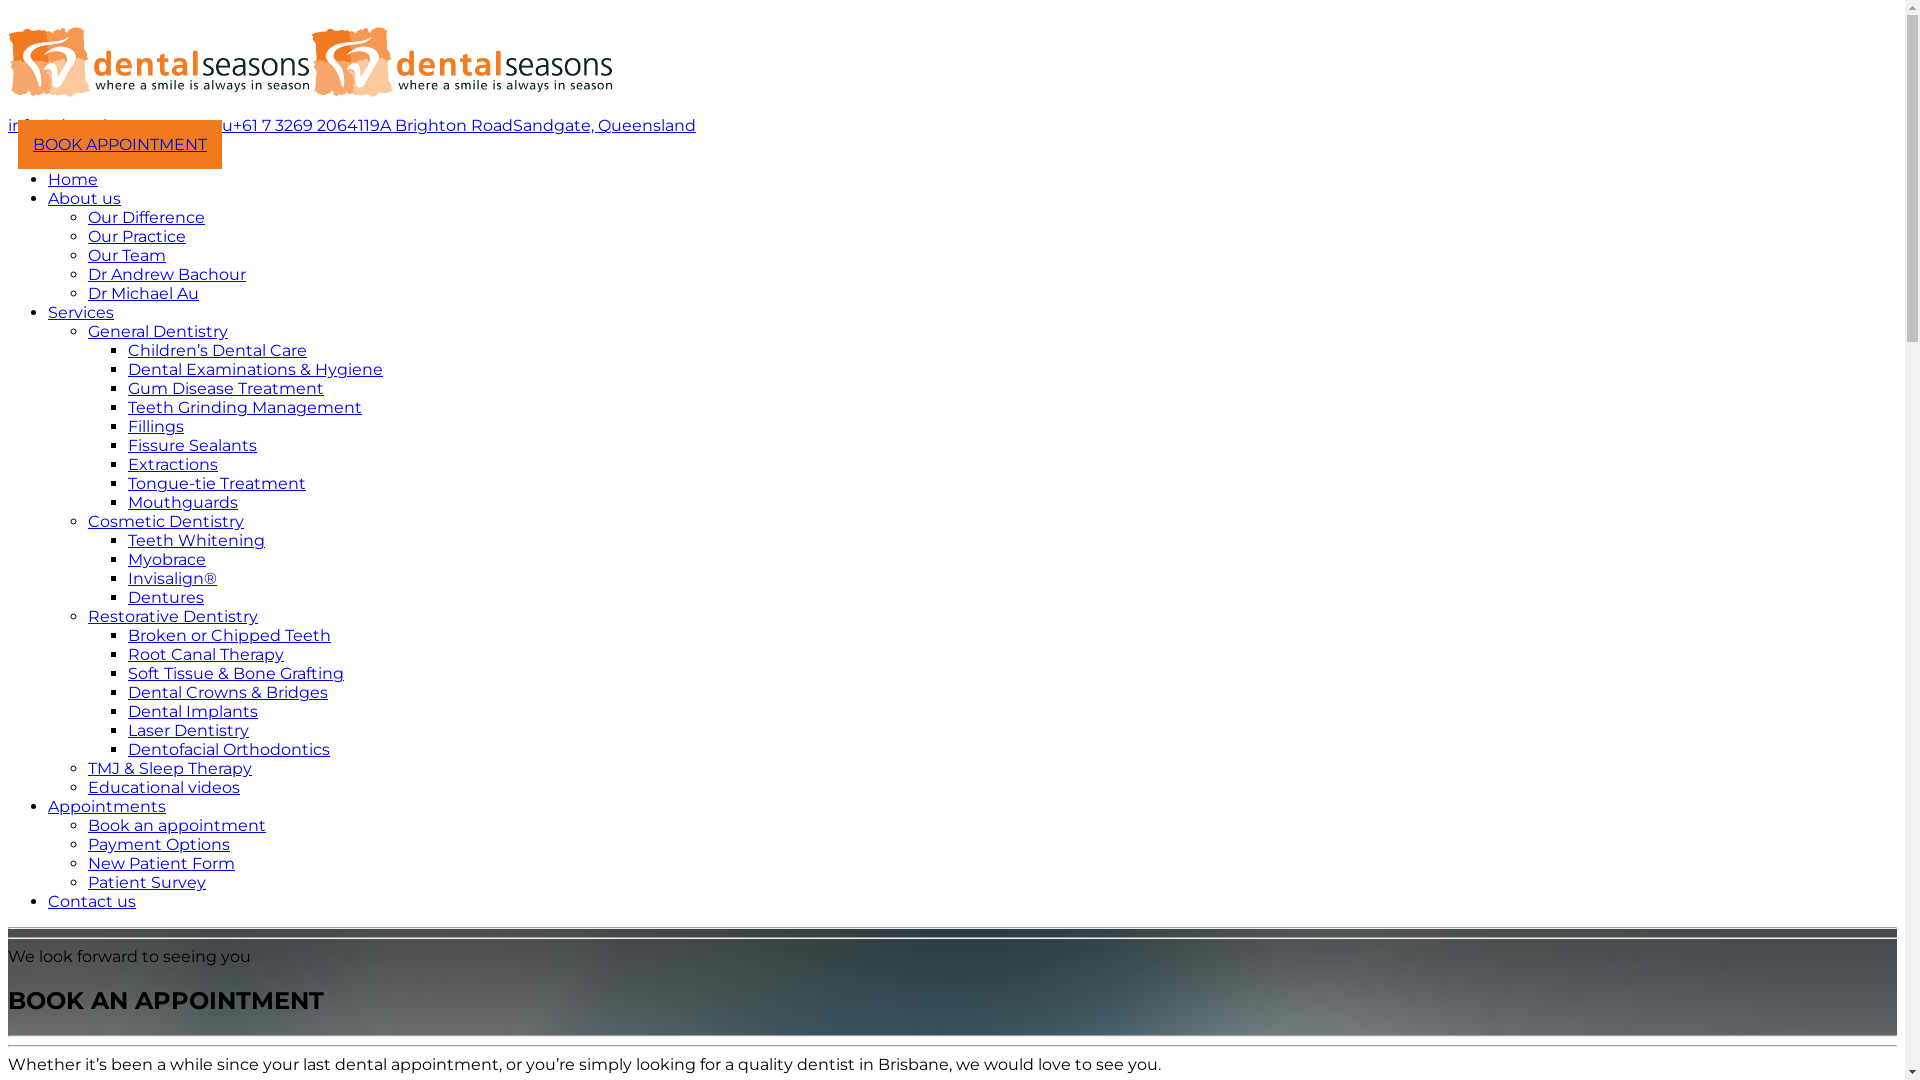  Describe the element at coordinates (163, 786) in the screenshot. I see `'Educational videos'` at that location.